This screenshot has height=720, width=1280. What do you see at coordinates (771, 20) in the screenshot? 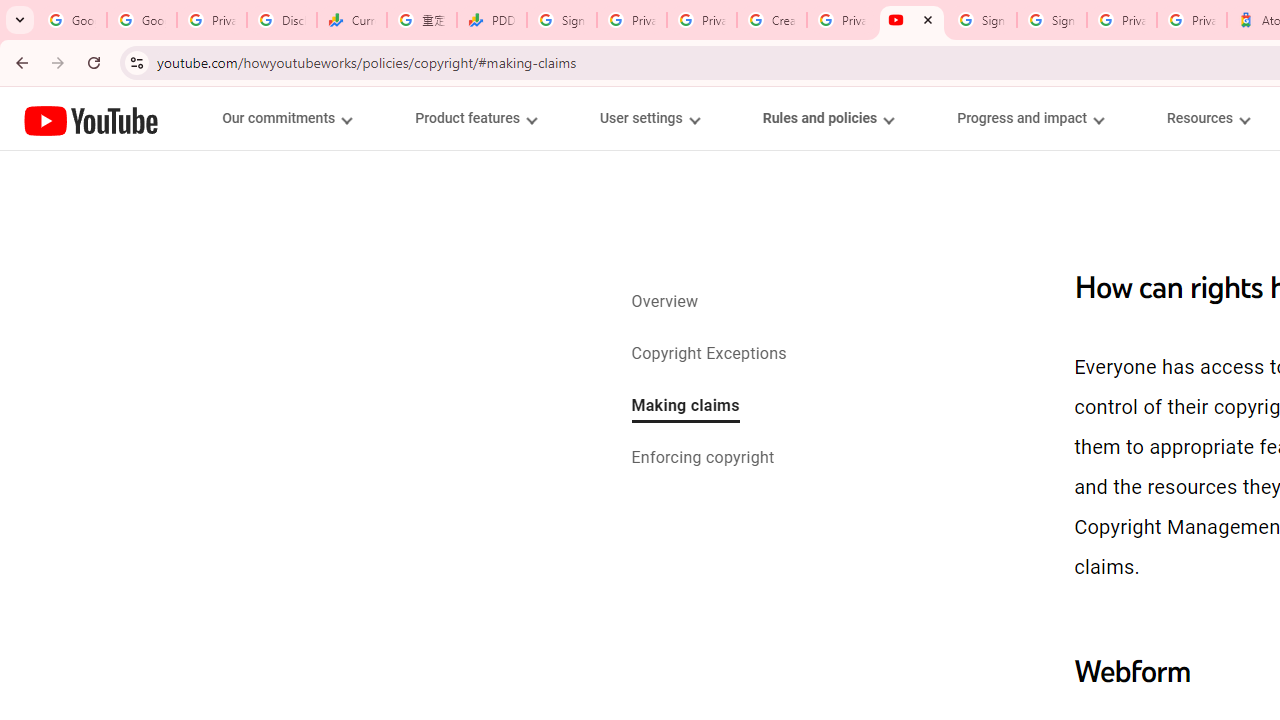
I see `'Create your Google Account'` at bounding box center [771, 20].